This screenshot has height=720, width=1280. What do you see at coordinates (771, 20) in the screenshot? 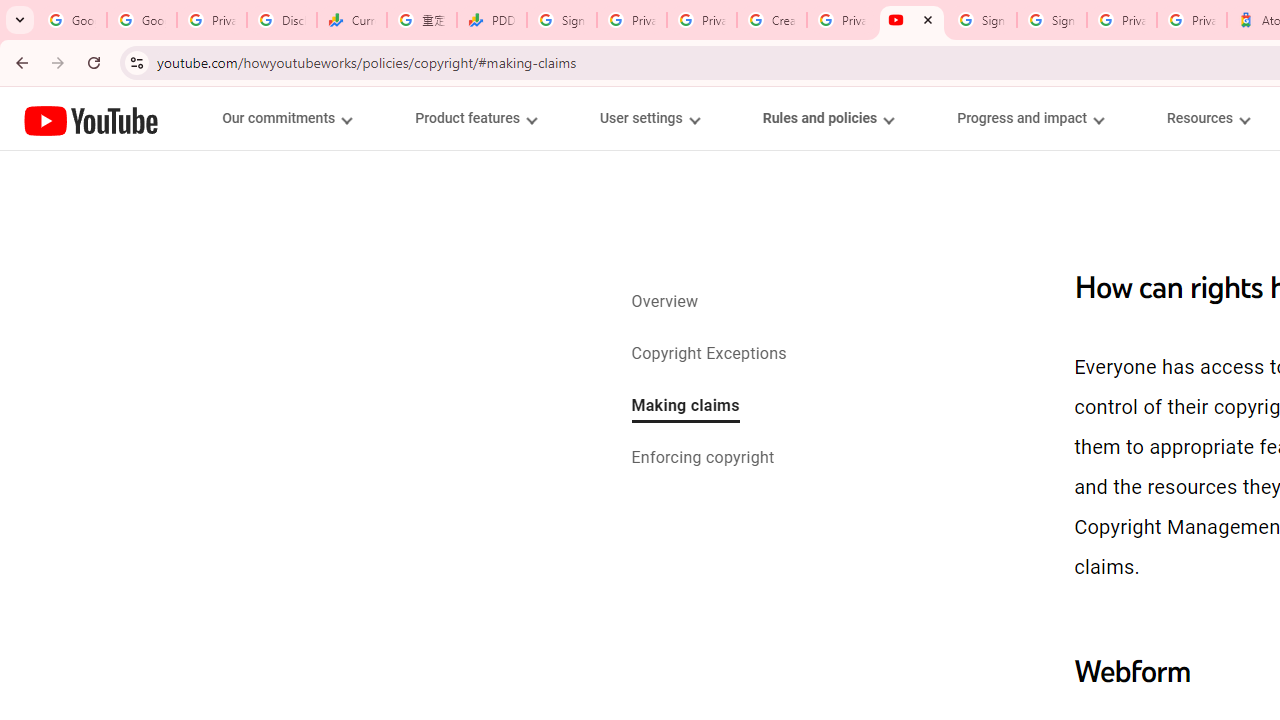
I see `'Create your Google Account'` at bounding box center [771, 20].